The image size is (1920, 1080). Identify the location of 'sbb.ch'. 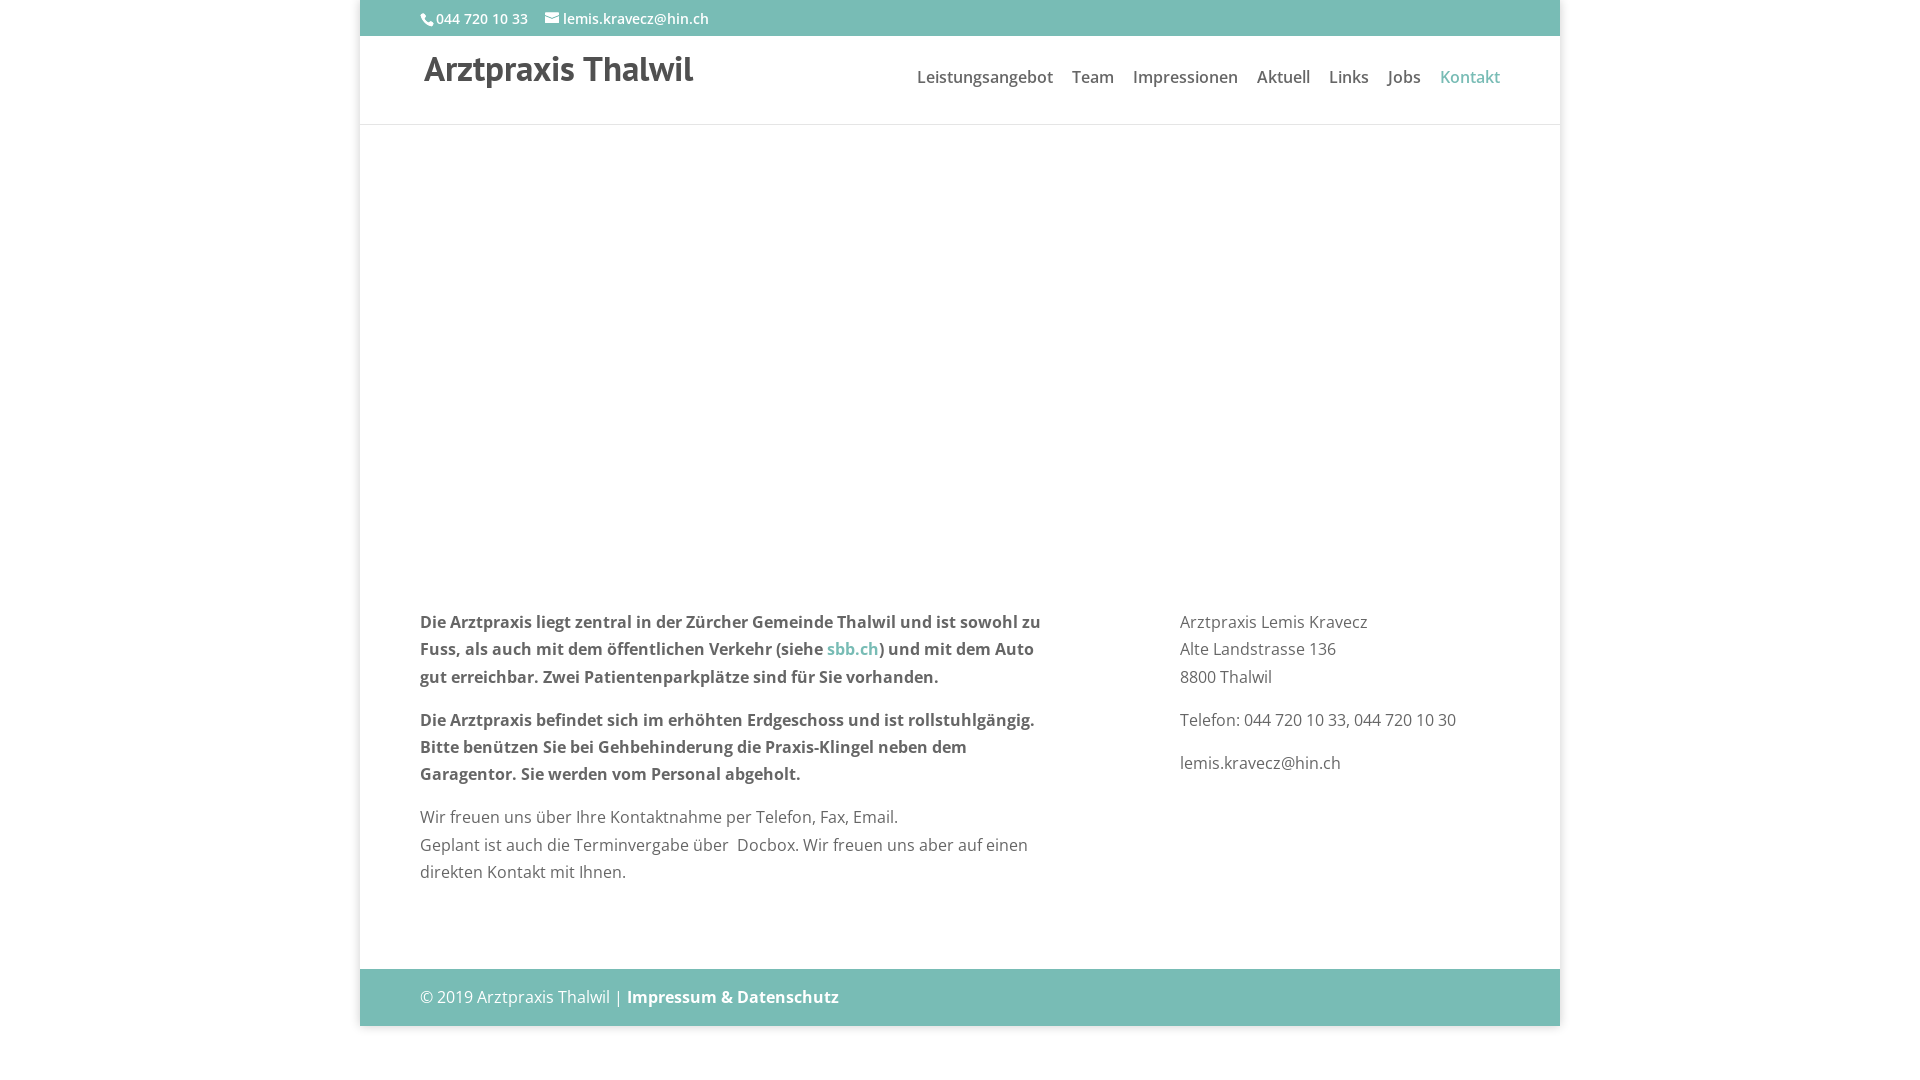
(853, 648).